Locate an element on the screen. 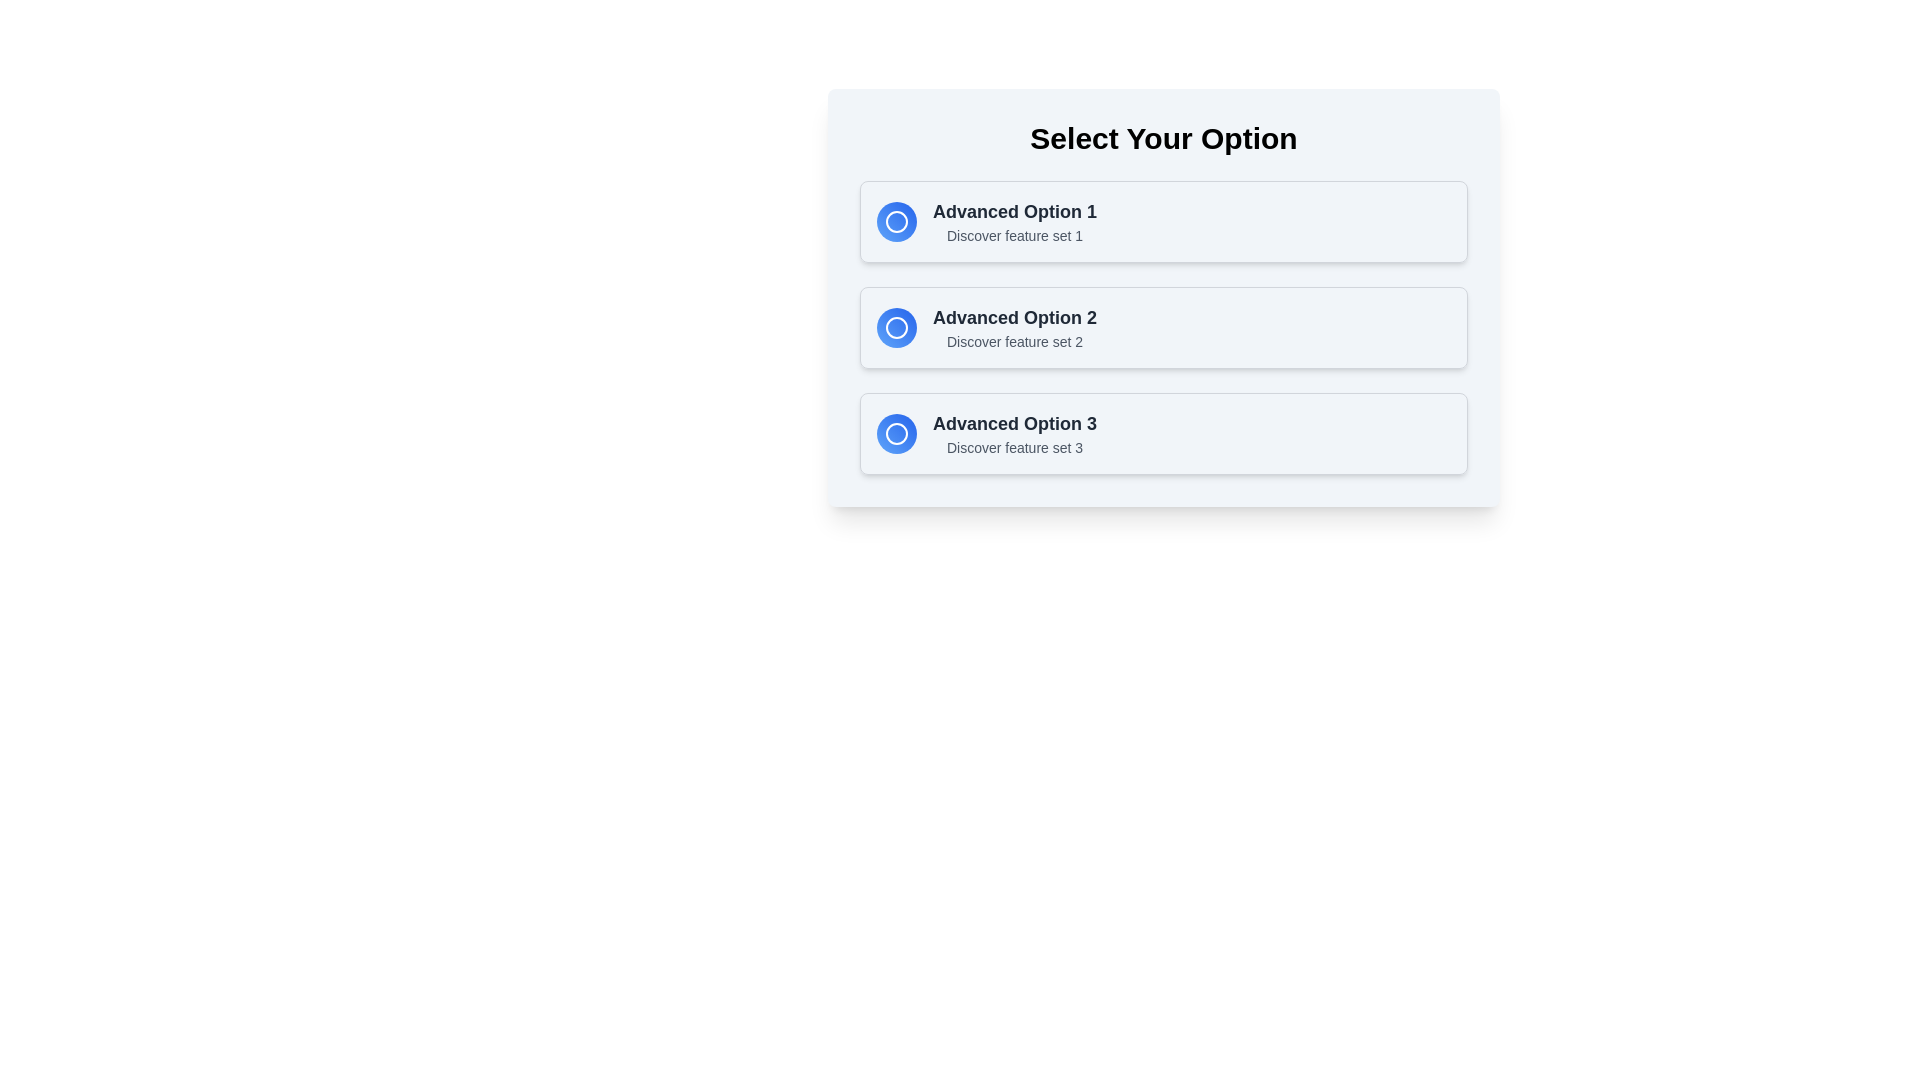 The width and height of the screenshot is (1920, 1080). descriptive text block labeled 'Advanced Option 1' with subtitle 'Discover feature set 1', located in the first option card next to a circular icon is located at coordinates (1015, 222).